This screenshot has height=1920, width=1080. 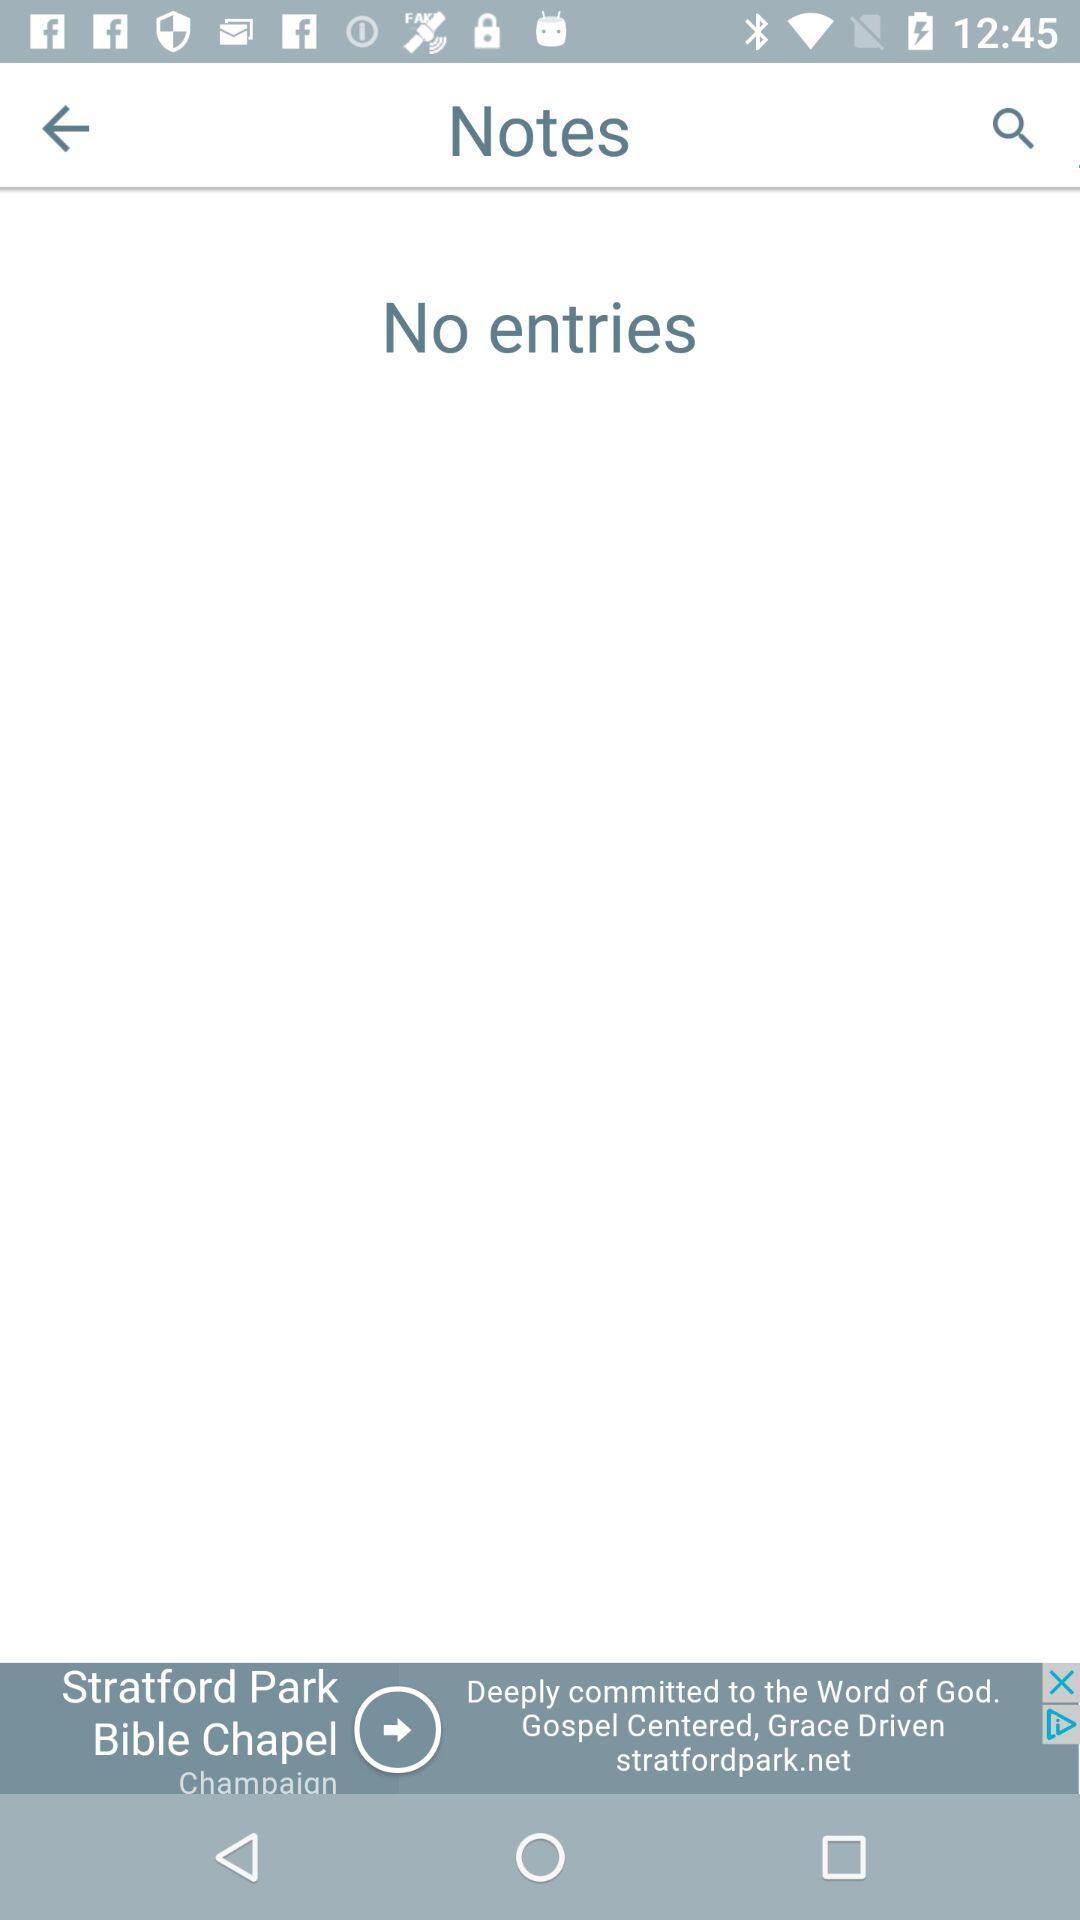 What do you see at coordinates (1013, 127) in the screenshot?
I see `the search icon` at bounding box center [1013, 127].